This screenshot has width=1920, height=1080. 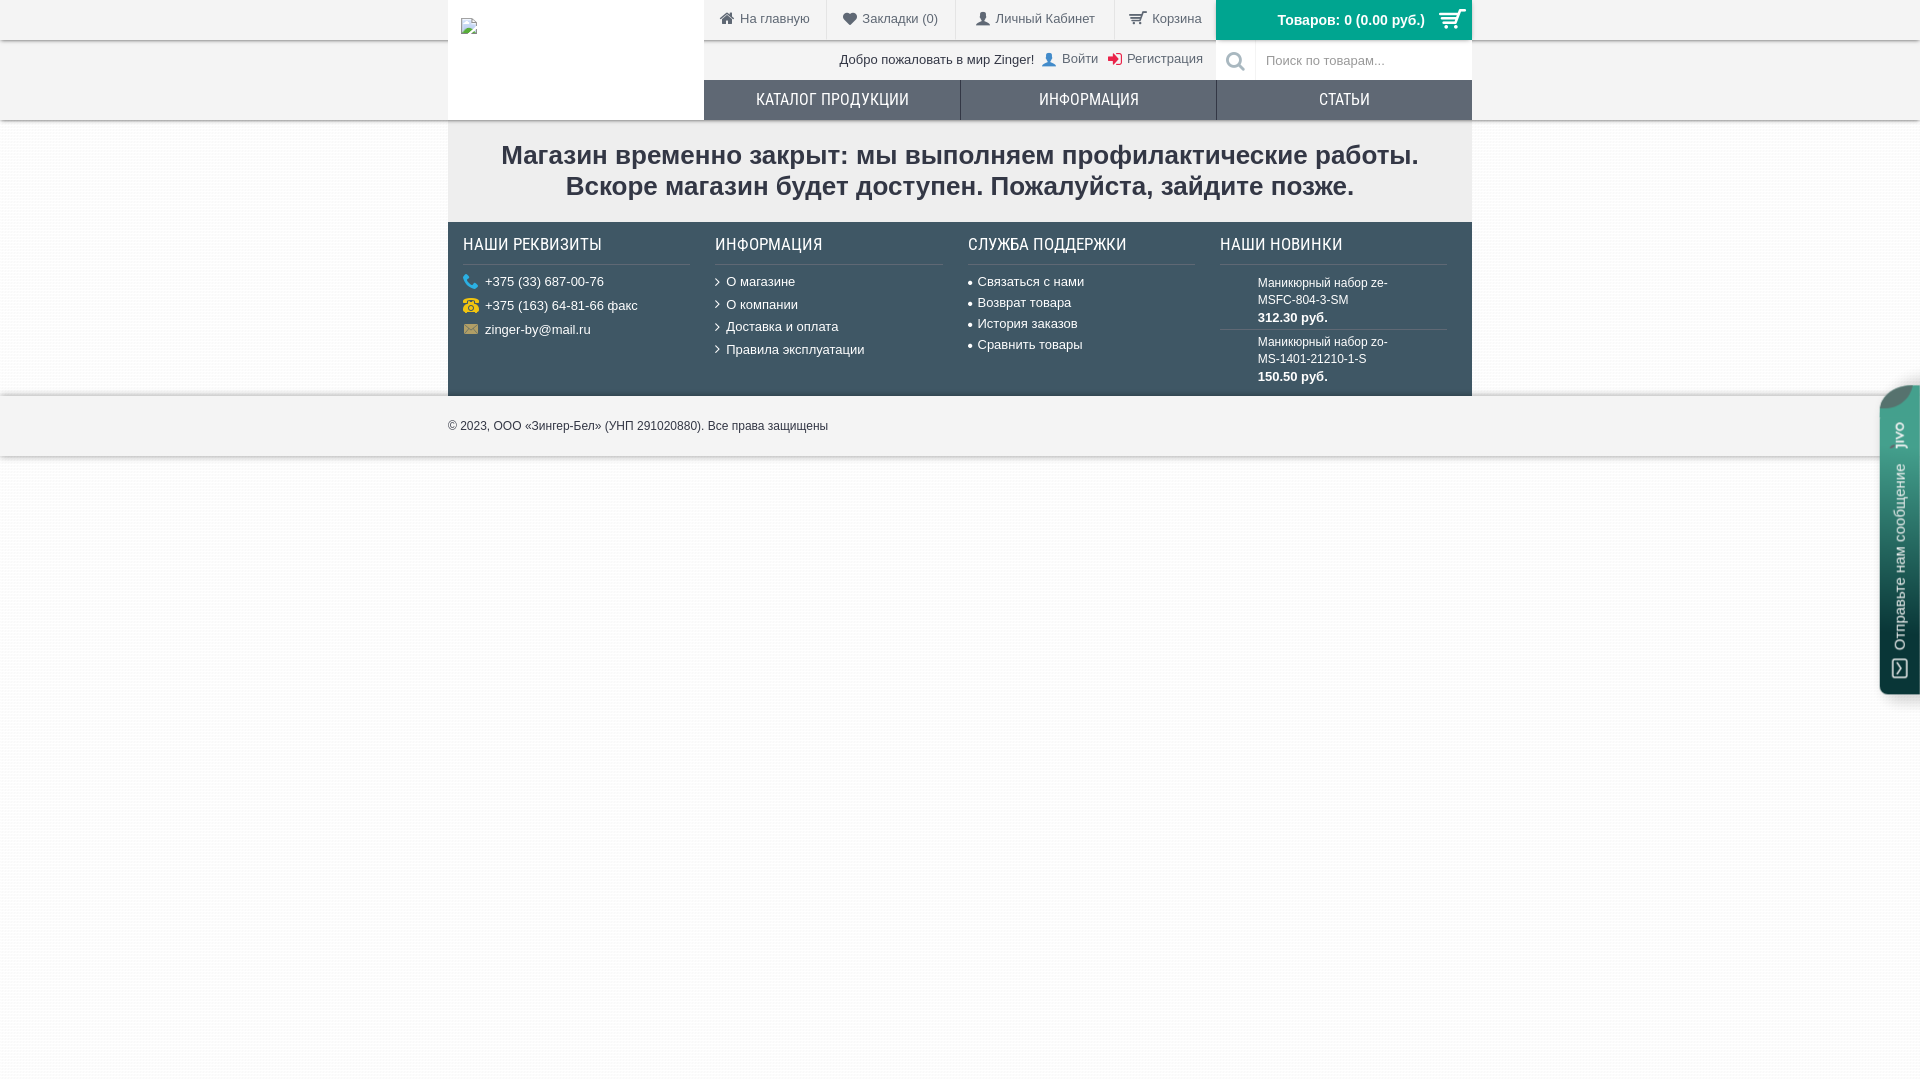 What do you see at coordinates (575, 330) in the screenshot?
I see `'zinger-by@mail.ru'` at bounding box center [575, 330].